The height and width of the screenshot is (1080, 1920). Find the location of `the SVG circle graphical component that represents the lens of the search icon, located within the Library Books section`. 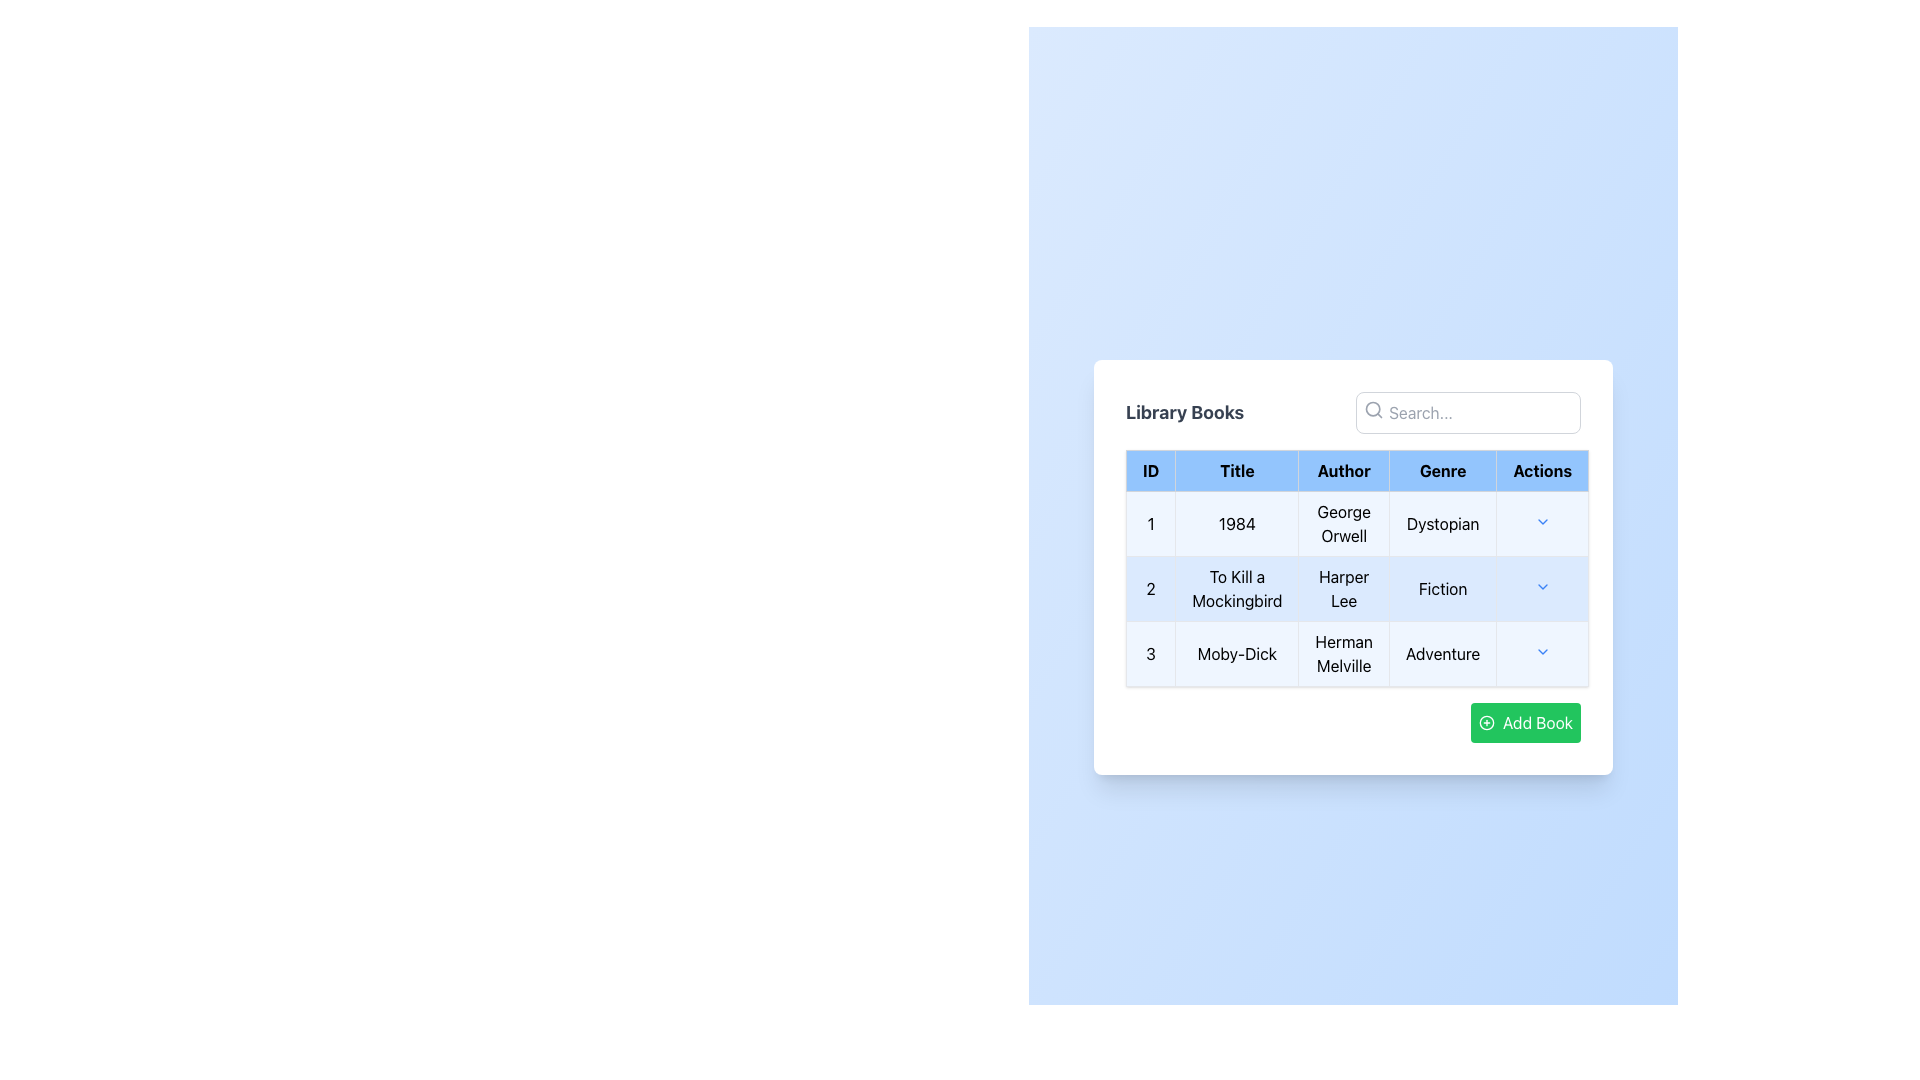

the SVG circle graphical component that represents the lens of the search icon, located within the Library Books section is located at coordinates (1372, 407).